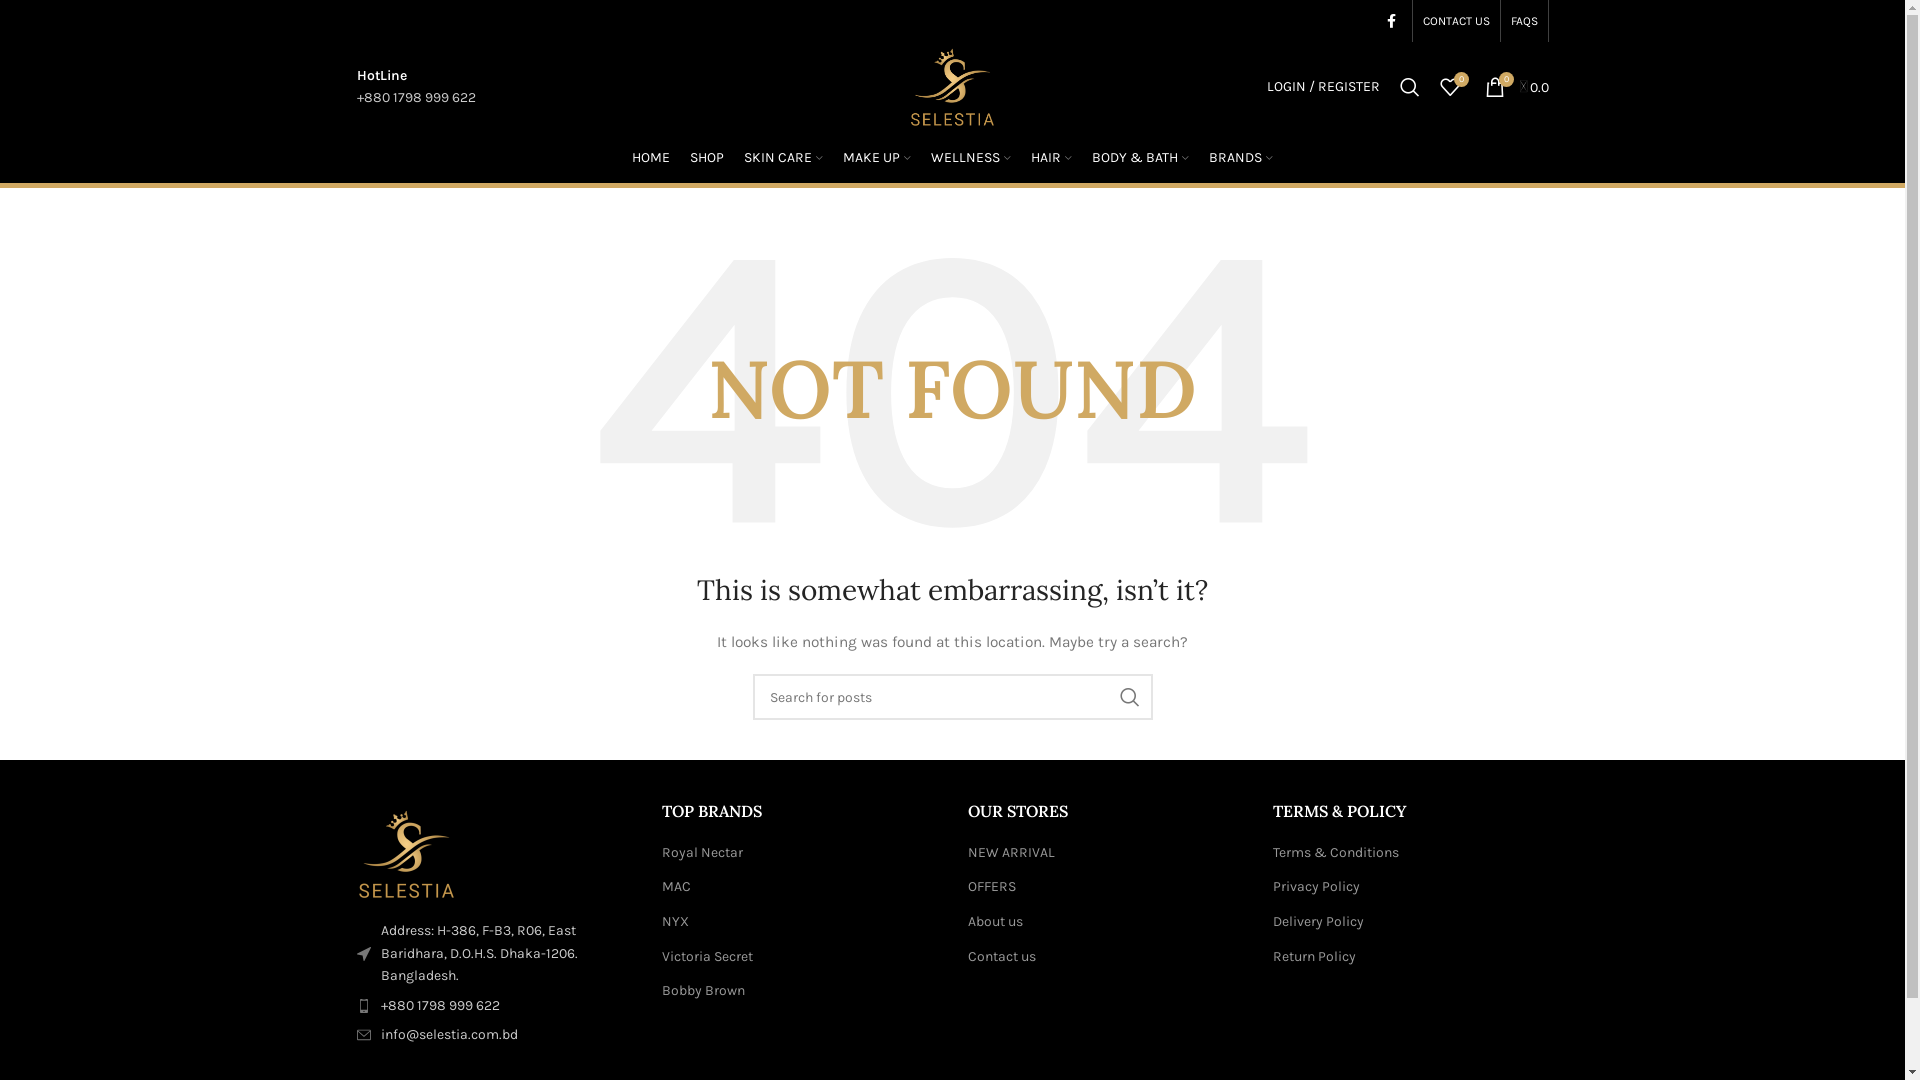  I want to click on 'wd-envelope-dark', so click(363, 1034).